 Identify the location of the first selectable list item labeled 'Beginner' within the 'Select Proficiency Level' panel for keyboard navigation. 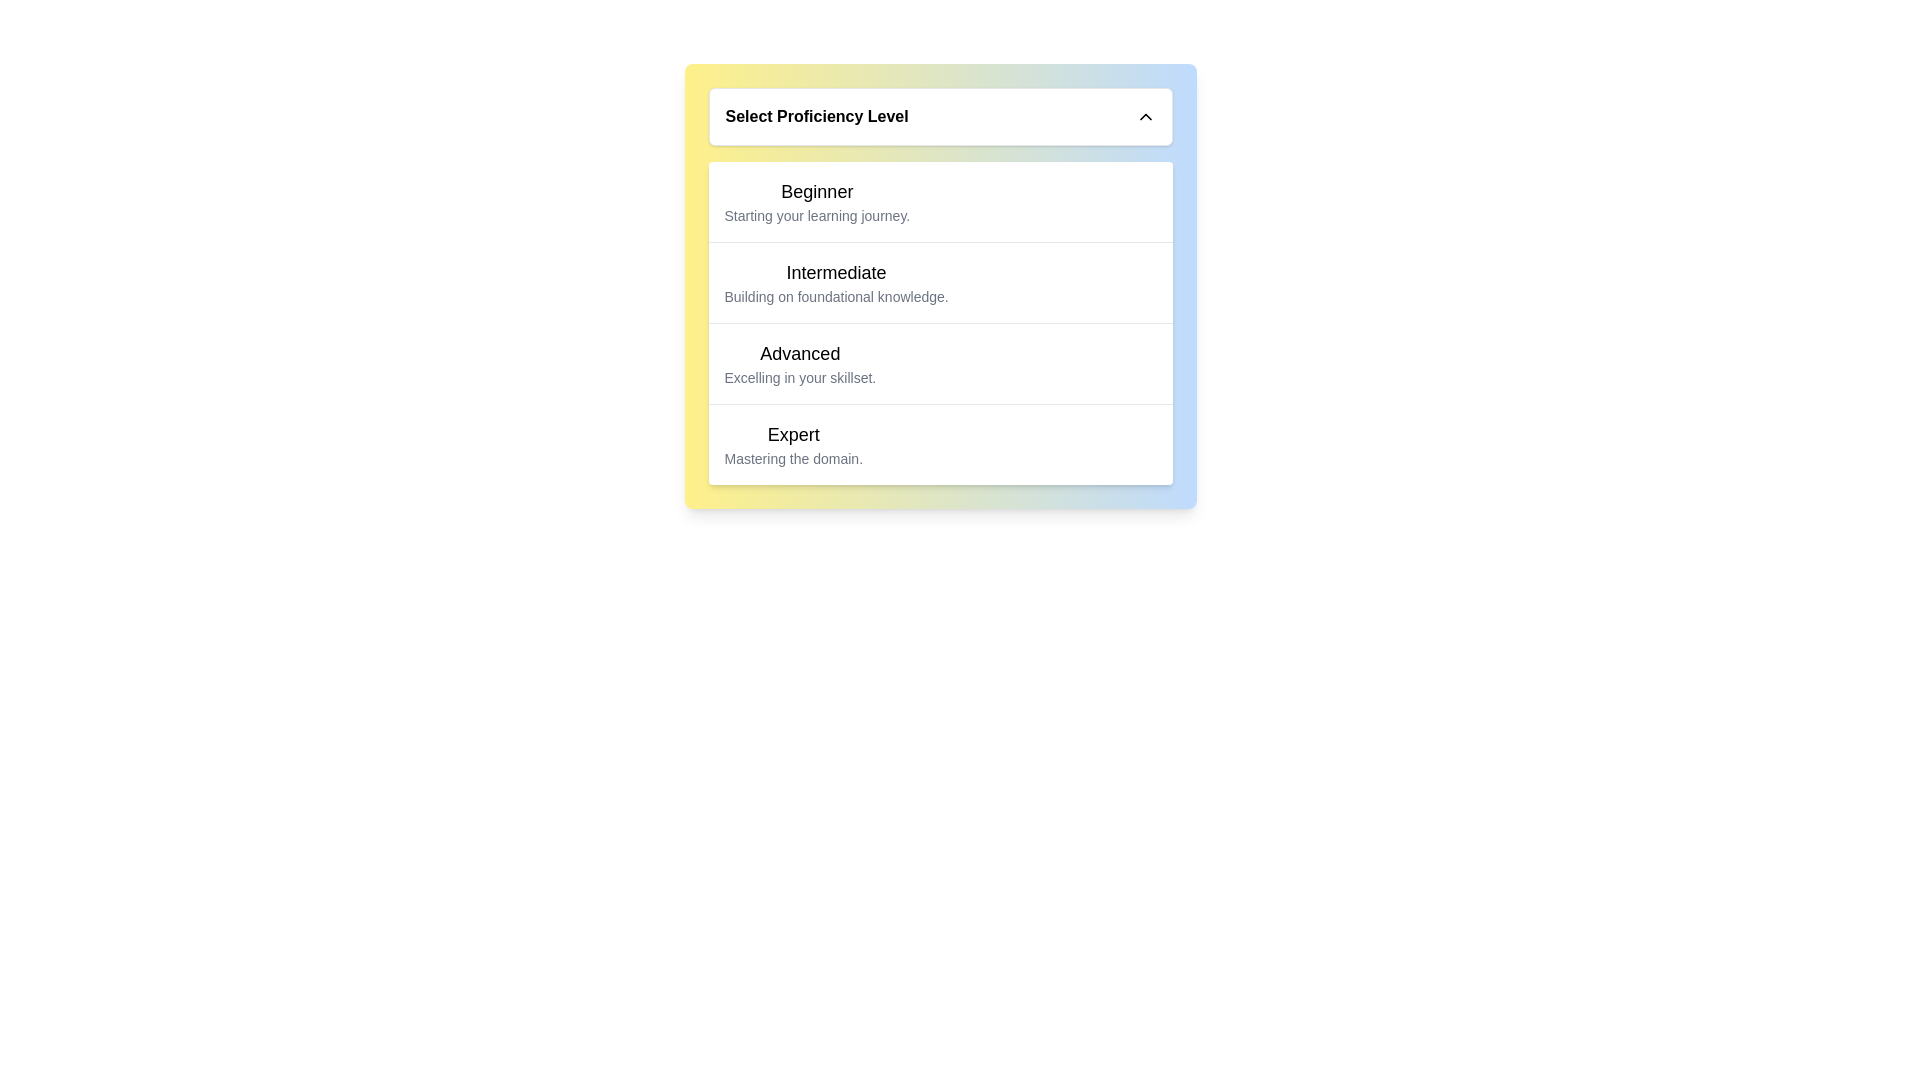
(817, 201).